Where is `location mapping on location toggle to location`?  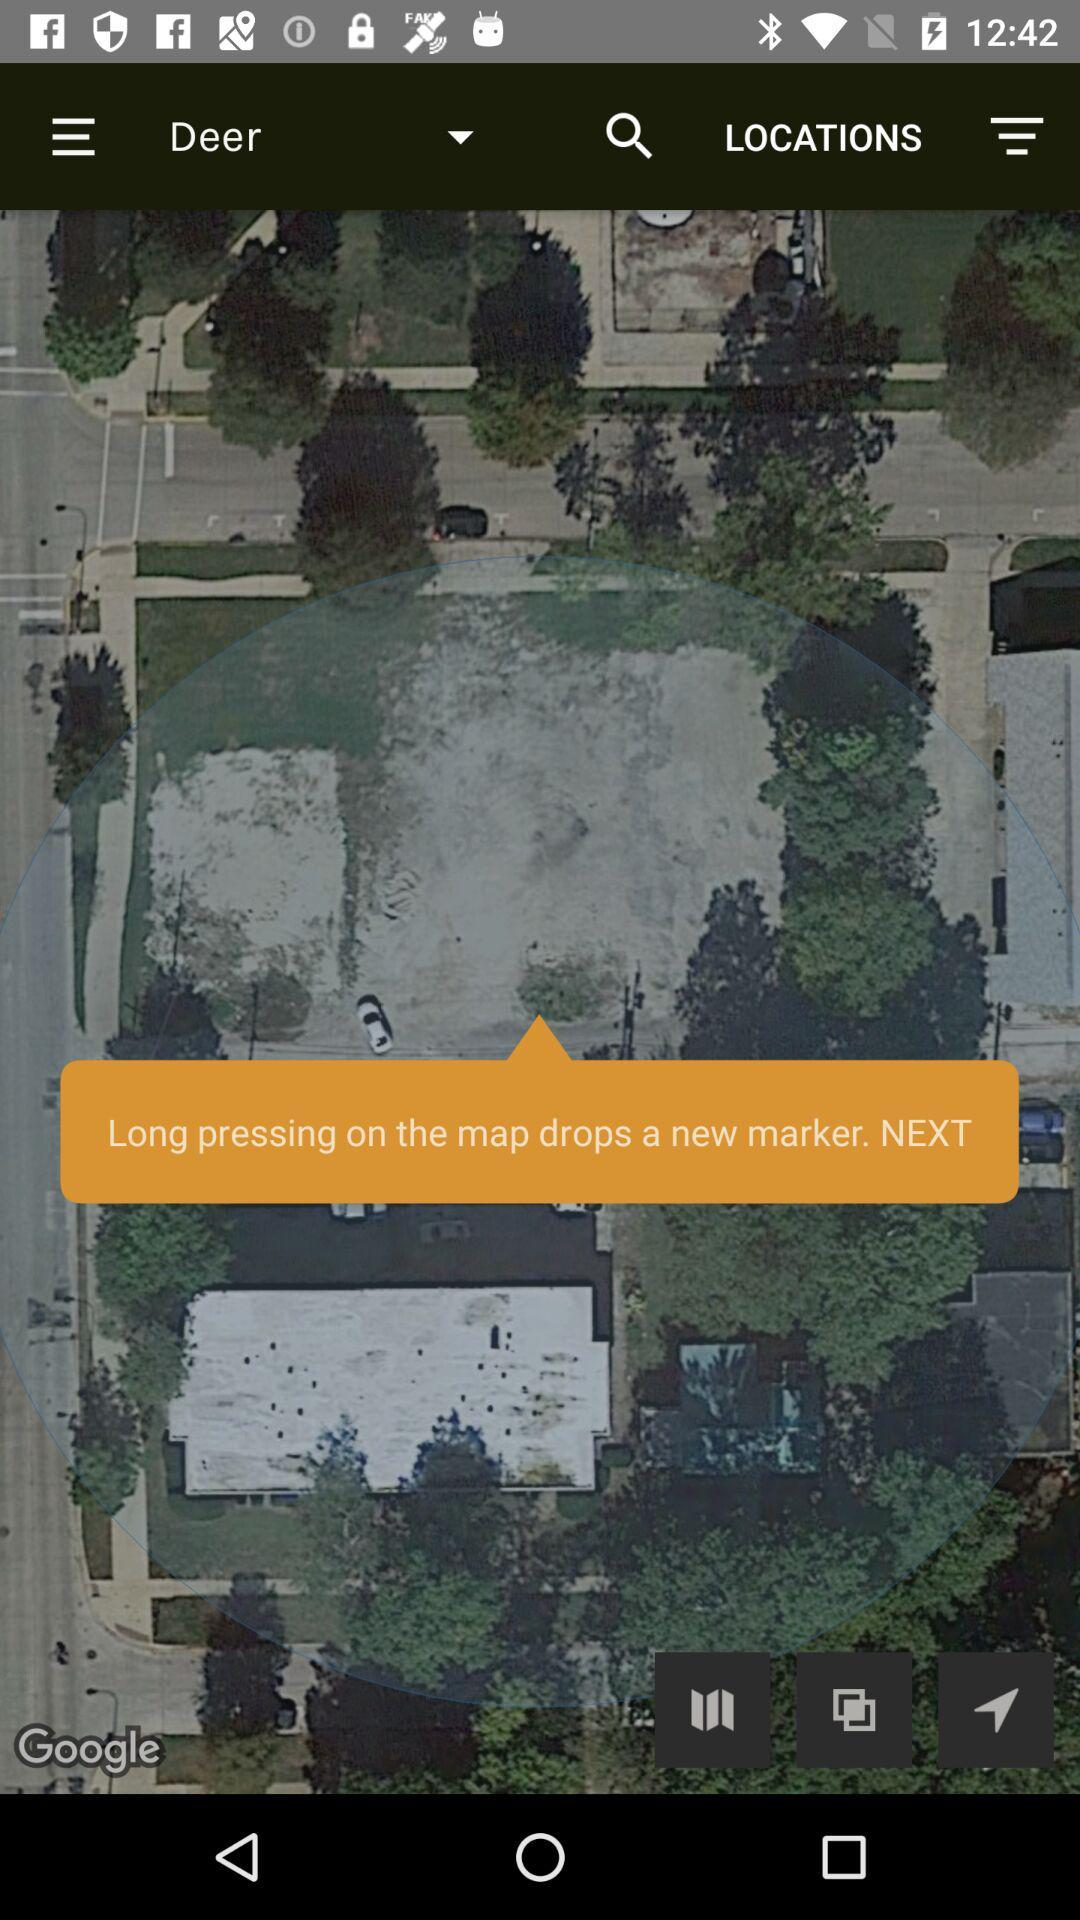
location mapping on location toggle to location is located at coordinates (995, 1708).